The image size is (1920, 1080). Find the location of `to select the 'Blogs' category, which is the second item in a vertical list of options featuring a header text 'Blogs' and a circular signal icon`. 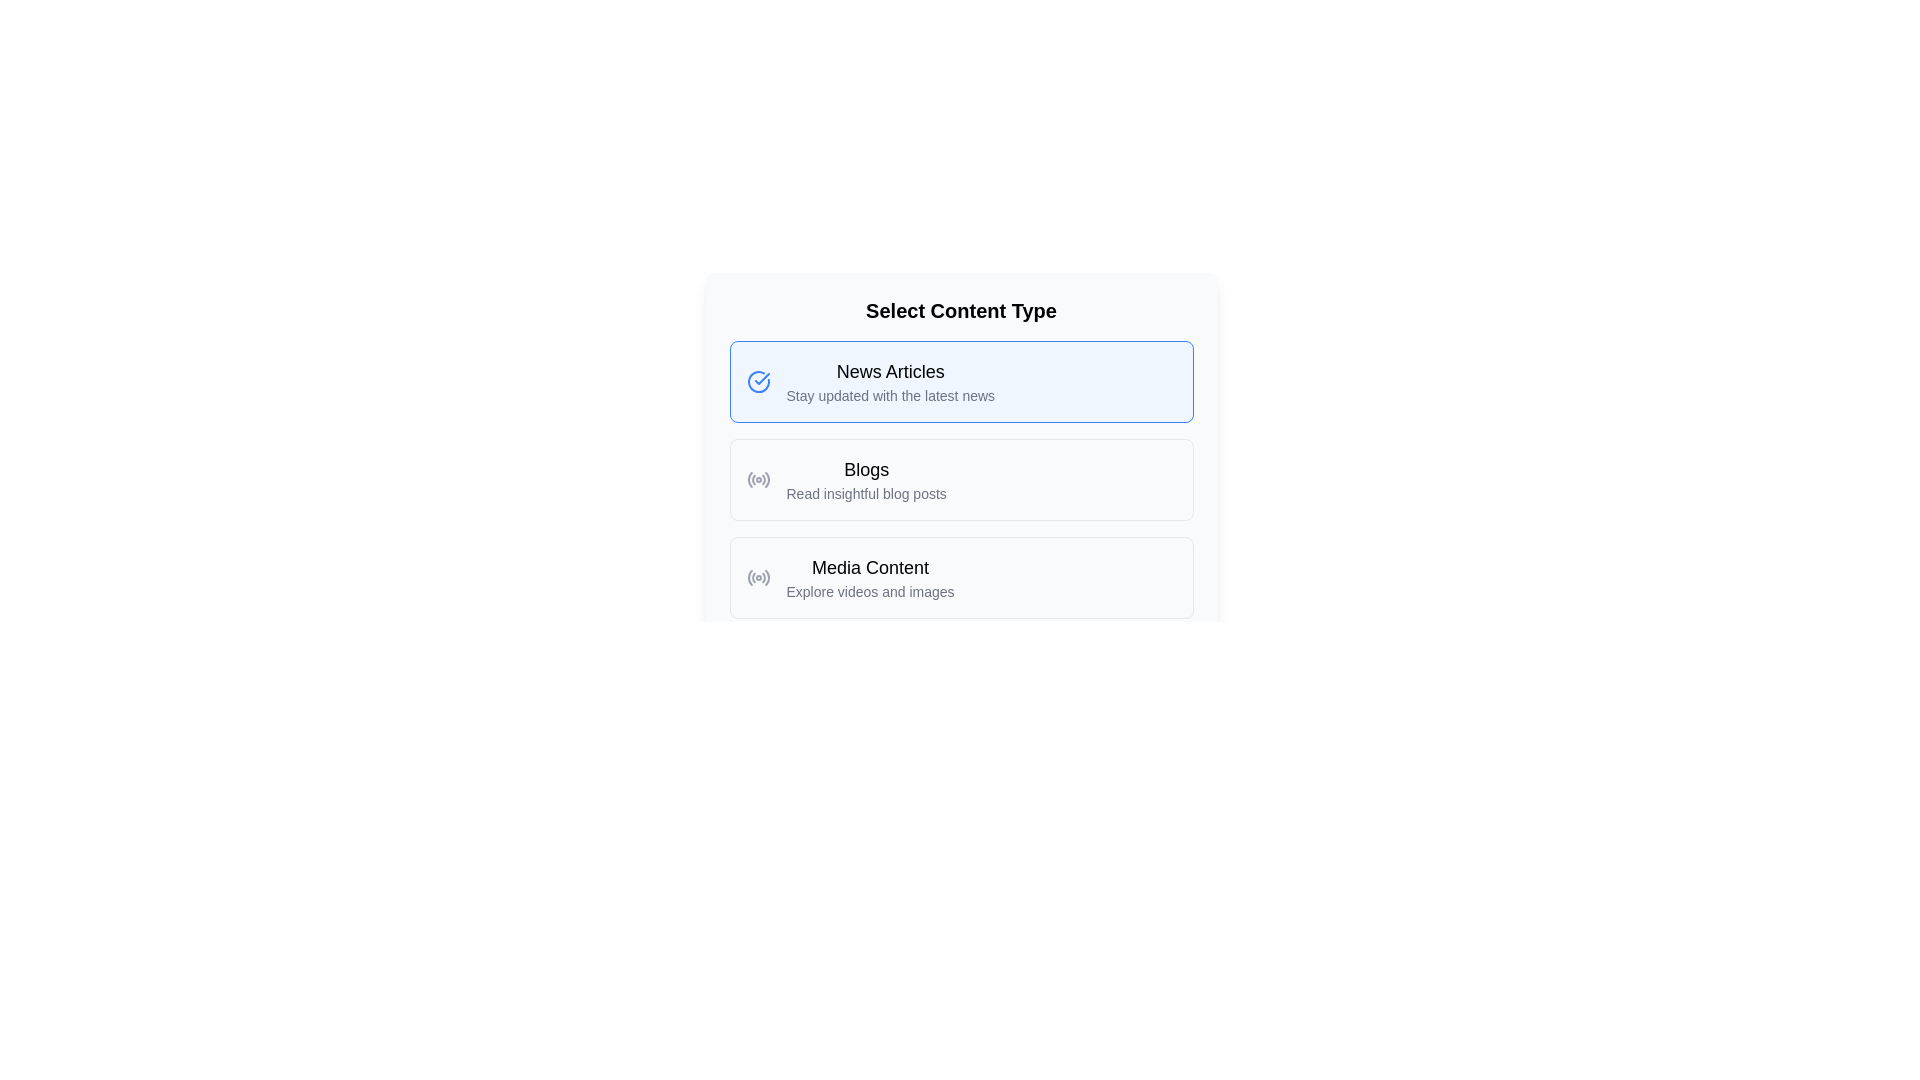

to select the 'Blogs' category, which is the second item in a vertical list of options featuring a header text 'Blogs' and a circular signal icon is located at coordinates (846, 479).